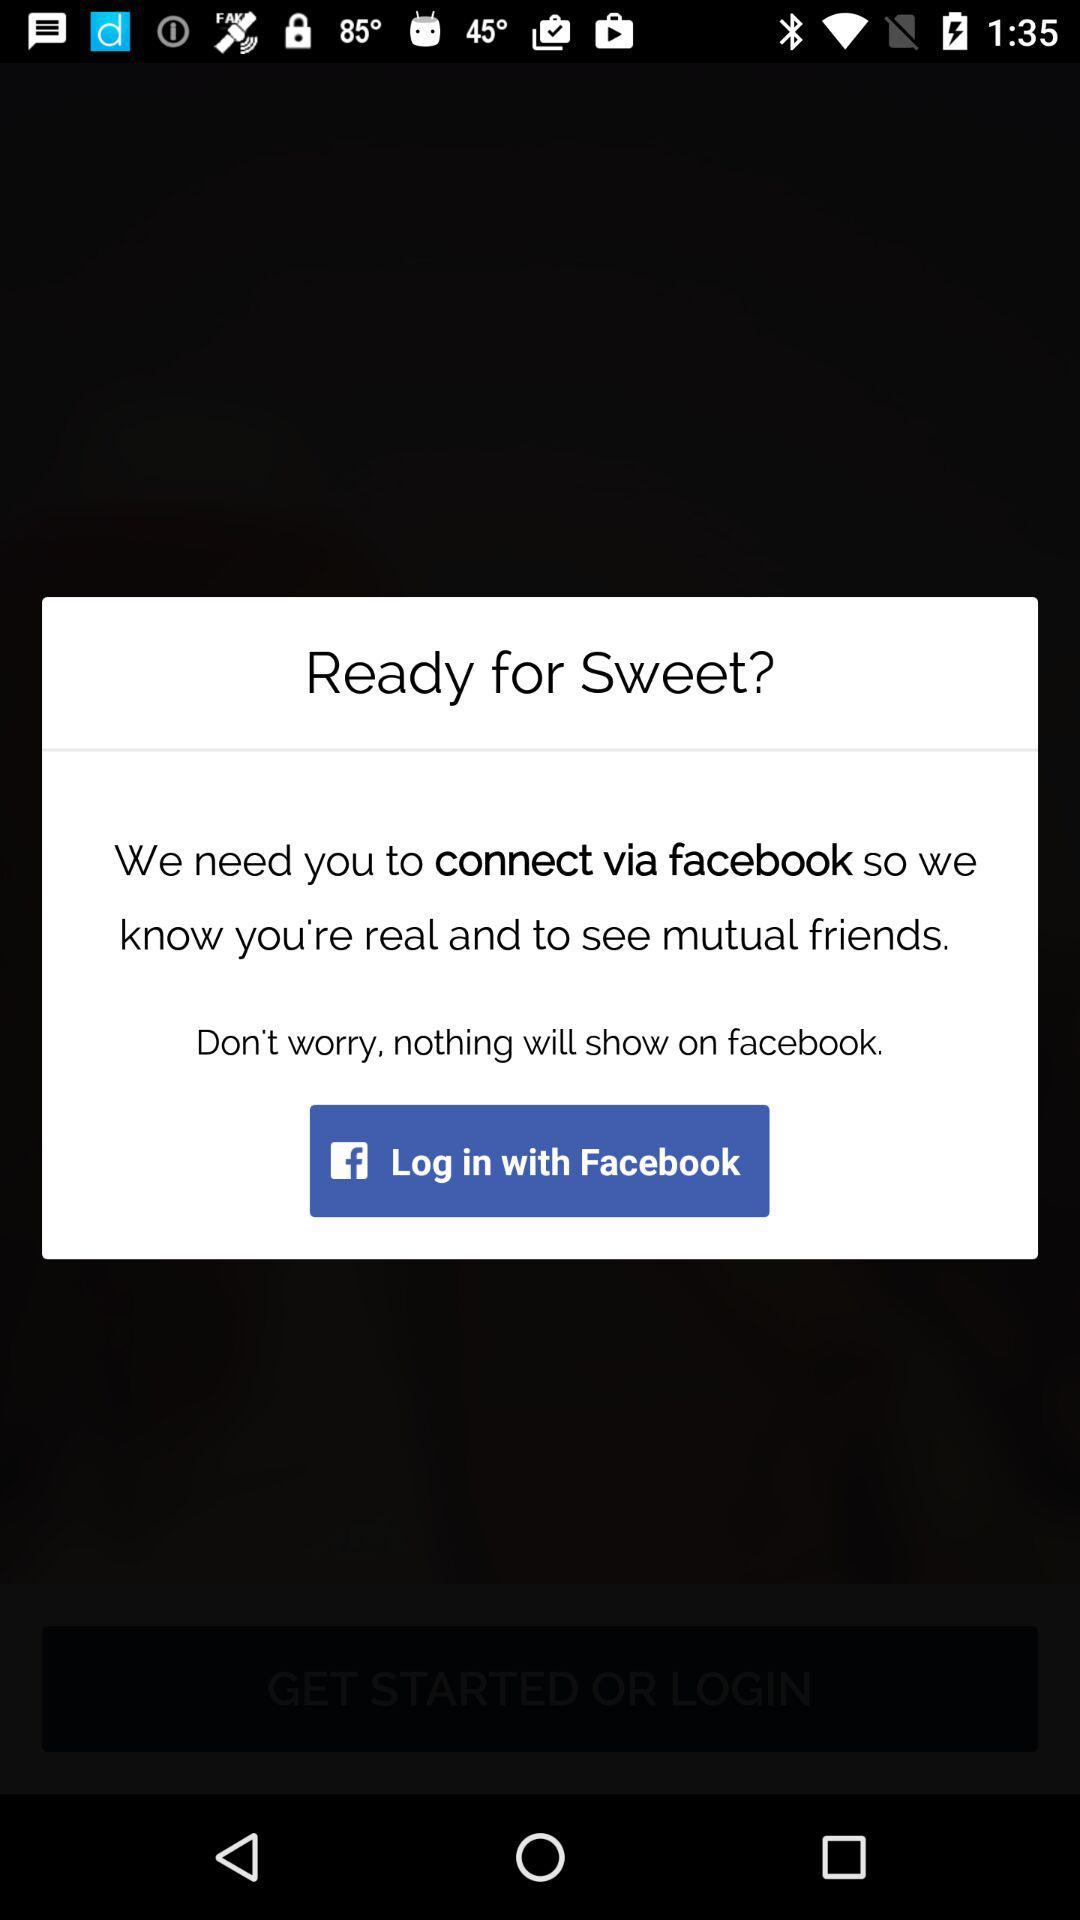 The image size is (1080, 1920). What do you see at coordinates (538, 1161) in the screenshot?
I see `the log in with item` at bounding box center [538, 1161].